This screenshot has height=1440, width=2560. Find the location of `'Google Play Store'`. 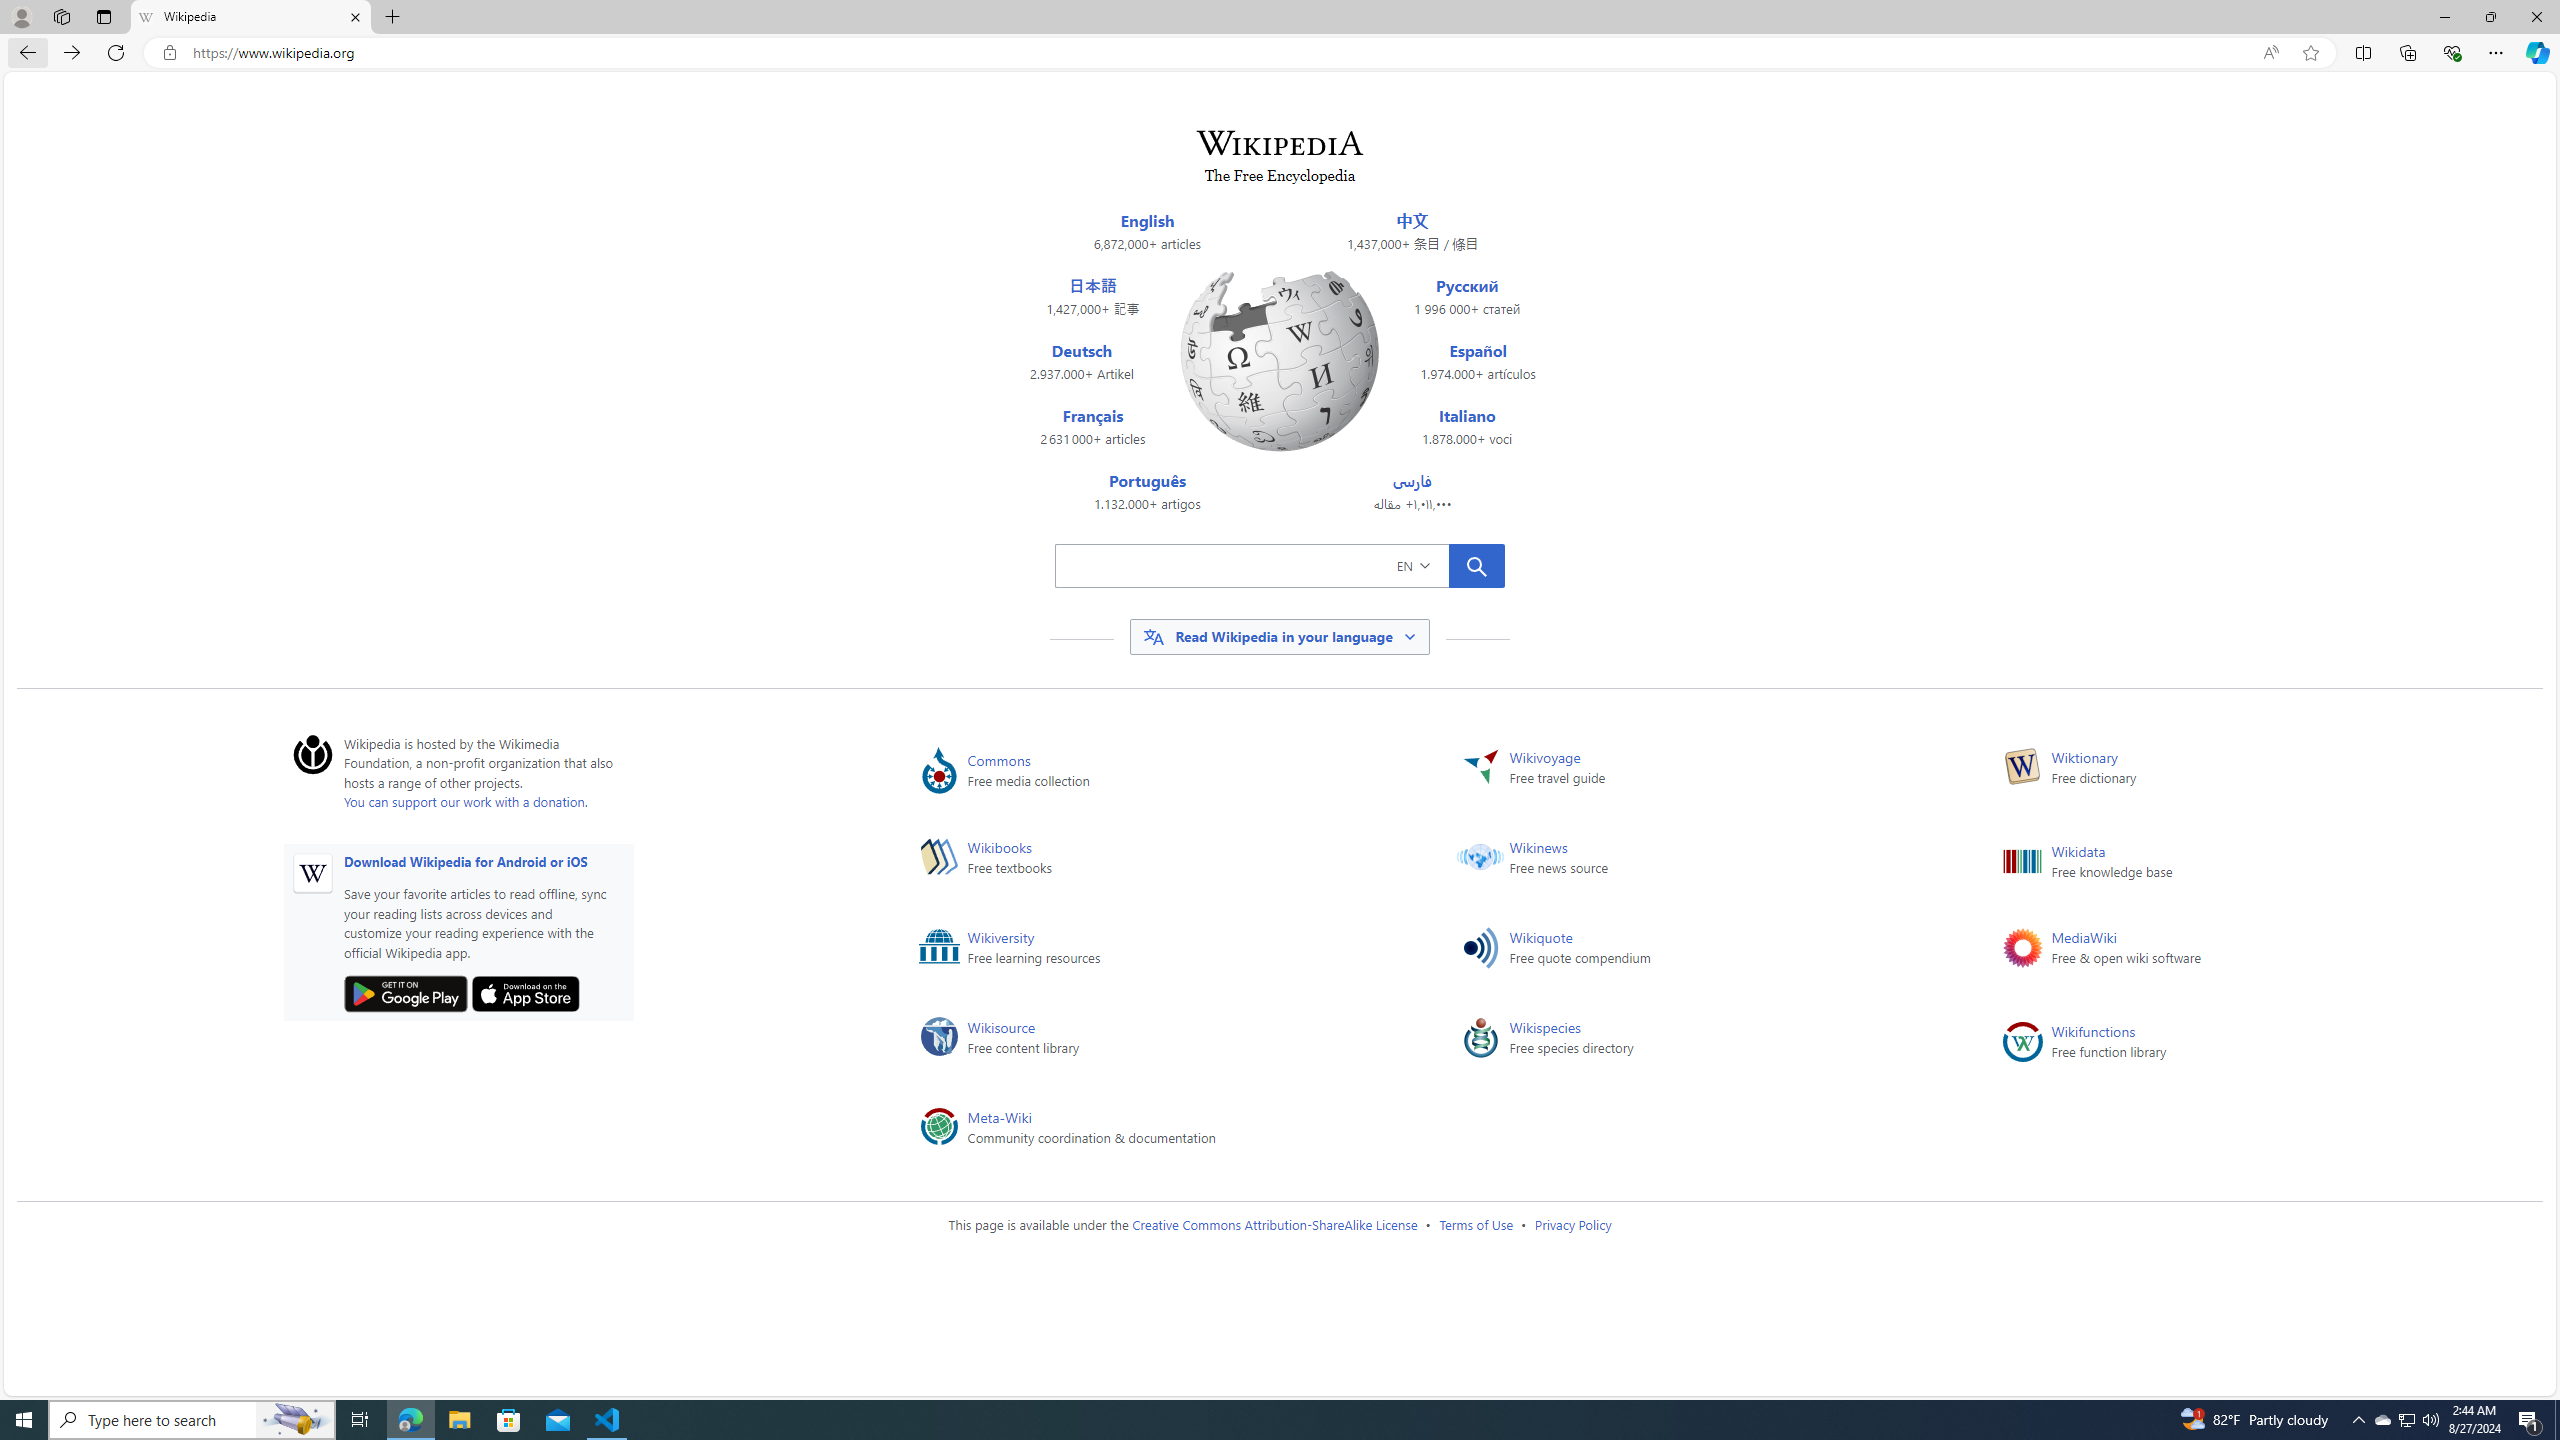

'Google Play Store' is located at coordinates (404, 993).